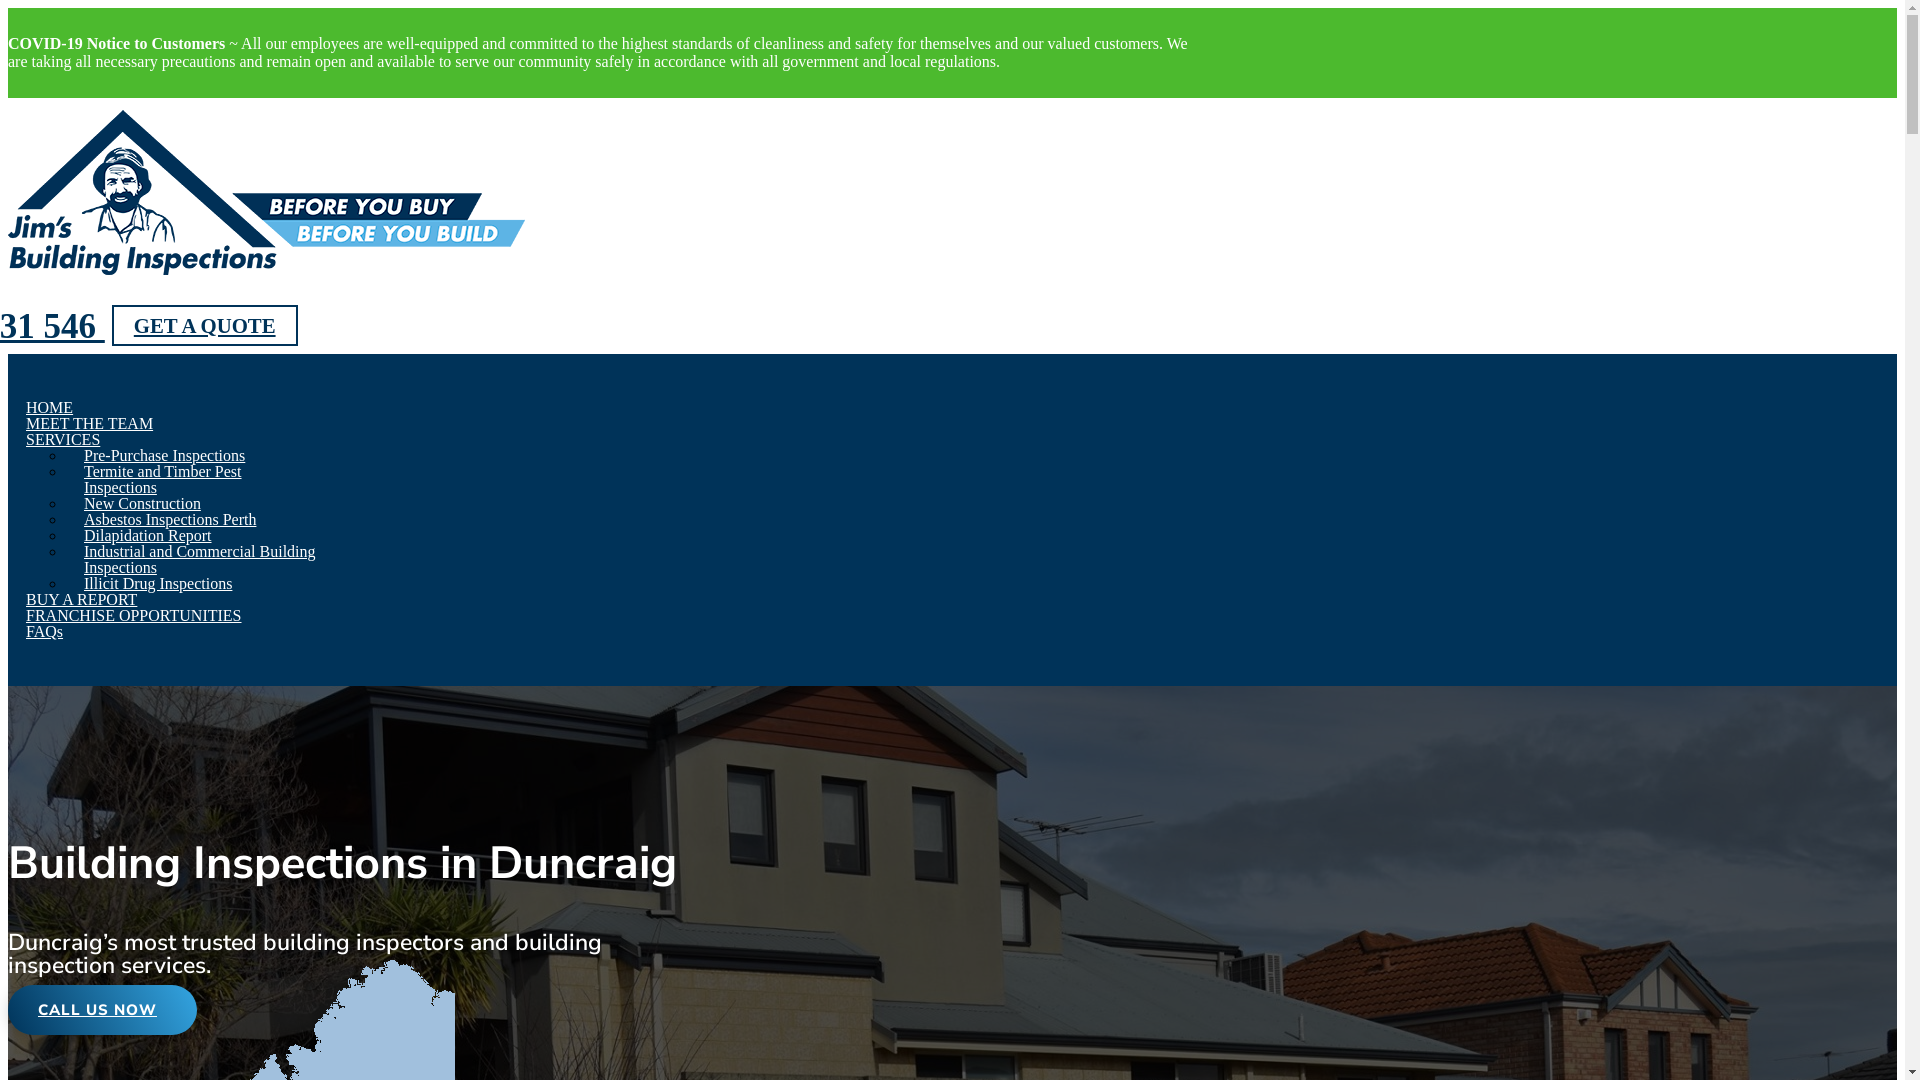 The image size is (1920, 1080). I want to click on 'Termite and Timber Pest Inspections', so click(82, 479).